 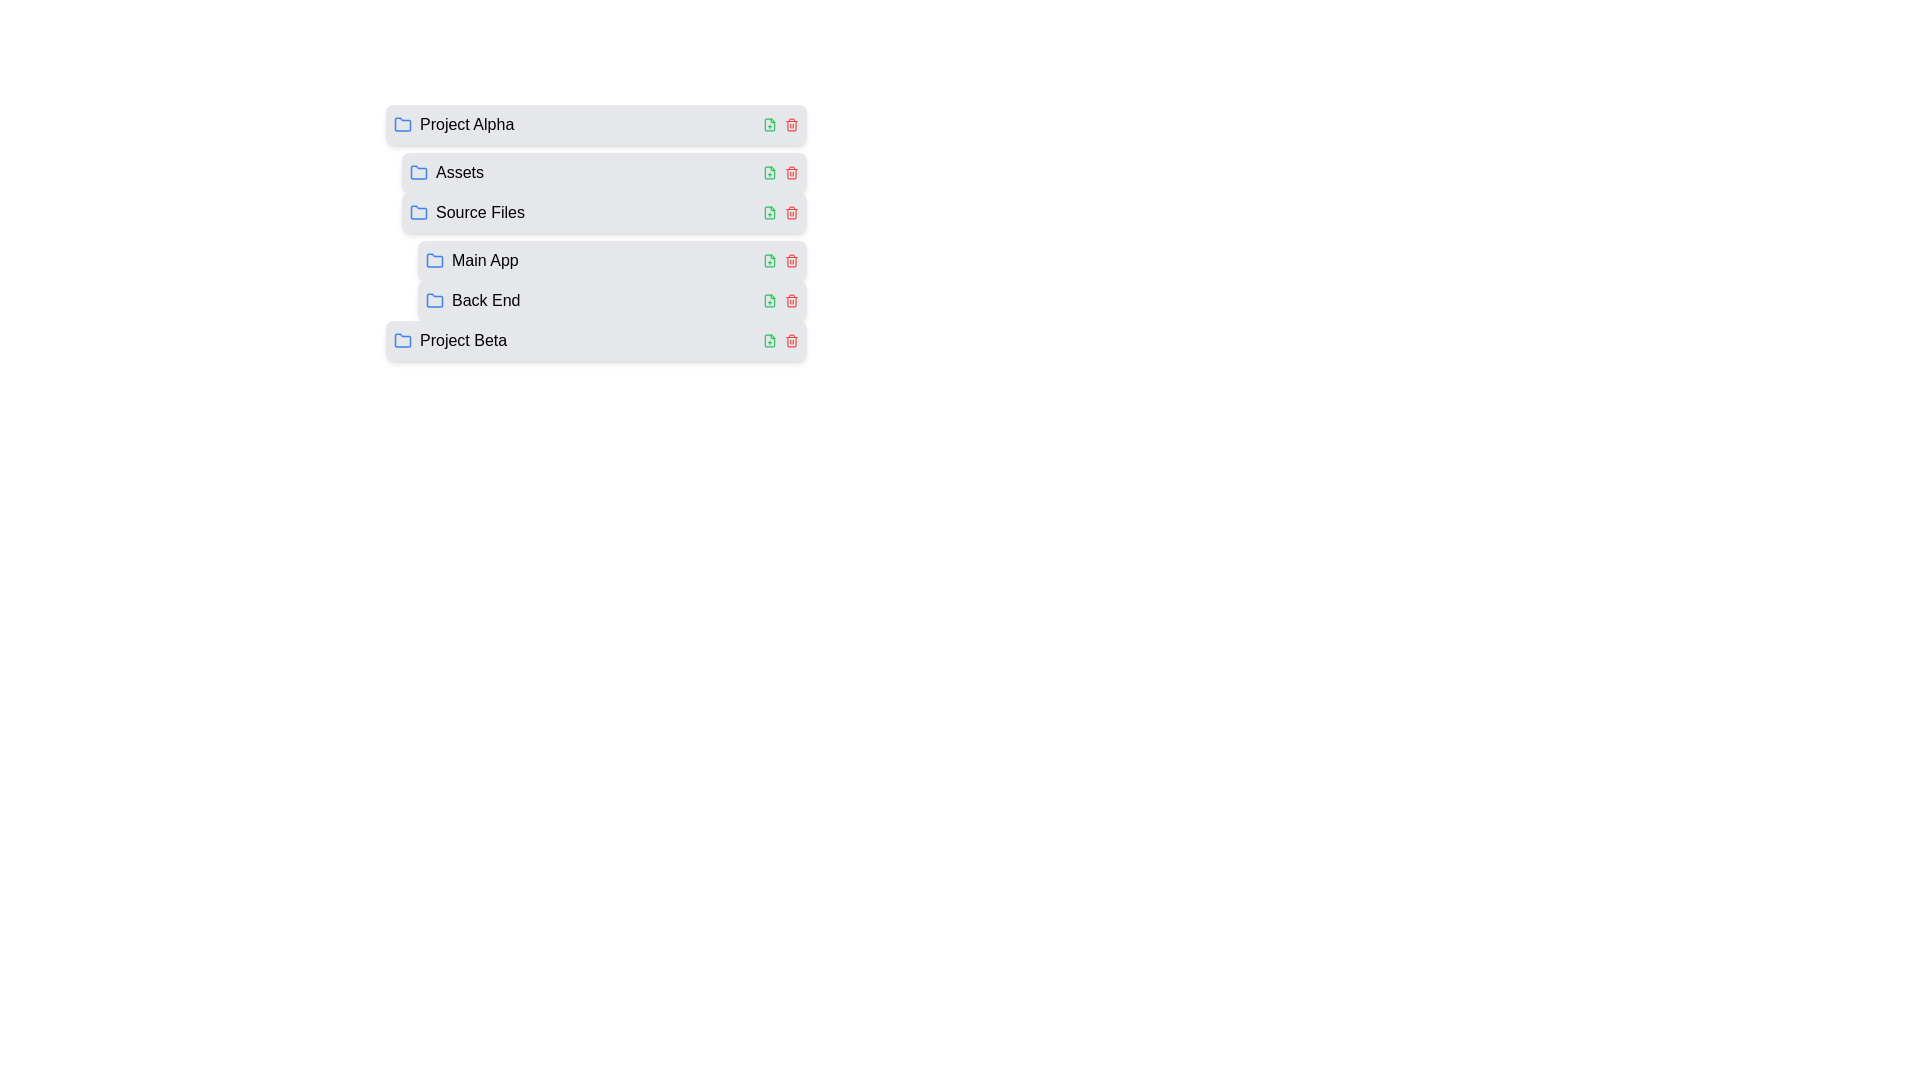 What do you see at coordinates (791, 301) in the screenshot?
I see `the red trashcan icon button indicating delete action, located in the 'Back End' folder row, to the far right of the green file icon` at bounding box center [791, 301].